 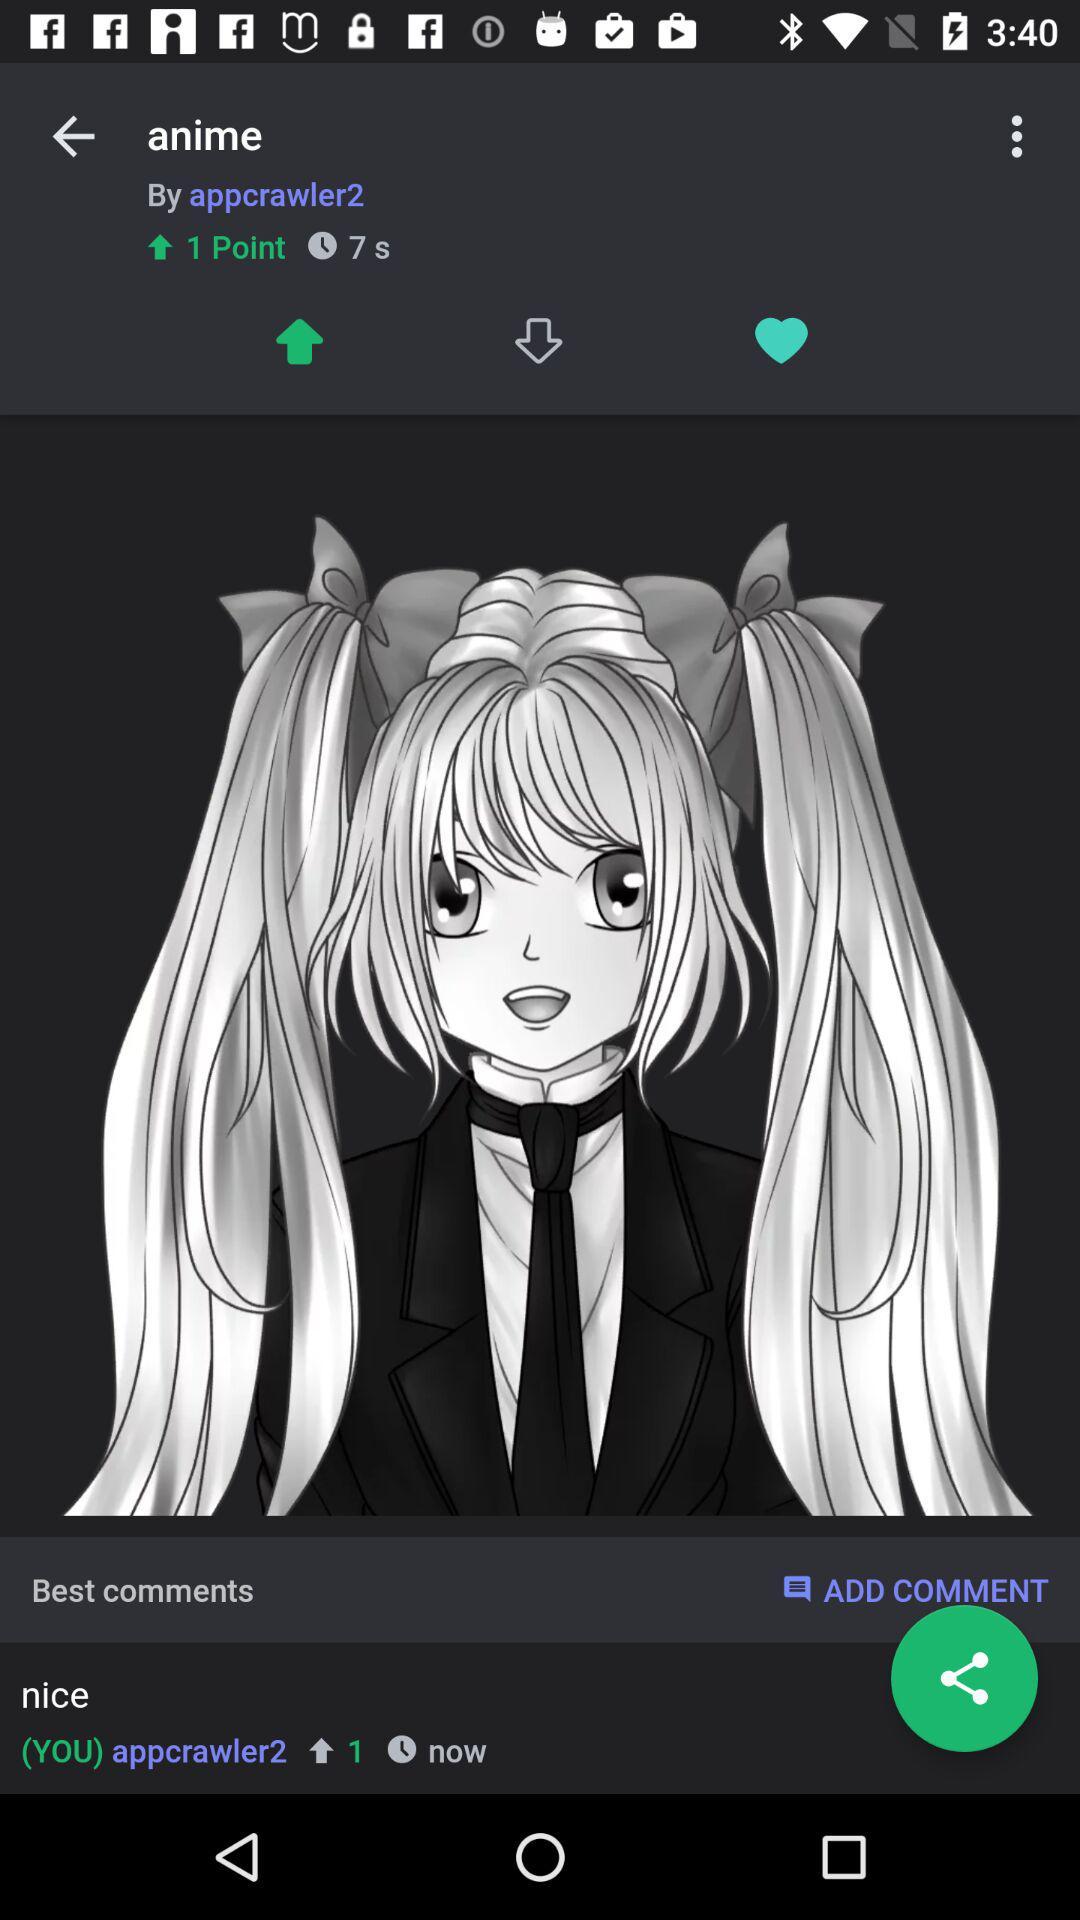 What do you see at coordinates (914, 1588) in the screenshot?
I see `the icon next to the best comments` at bounding box center [914, 1588].